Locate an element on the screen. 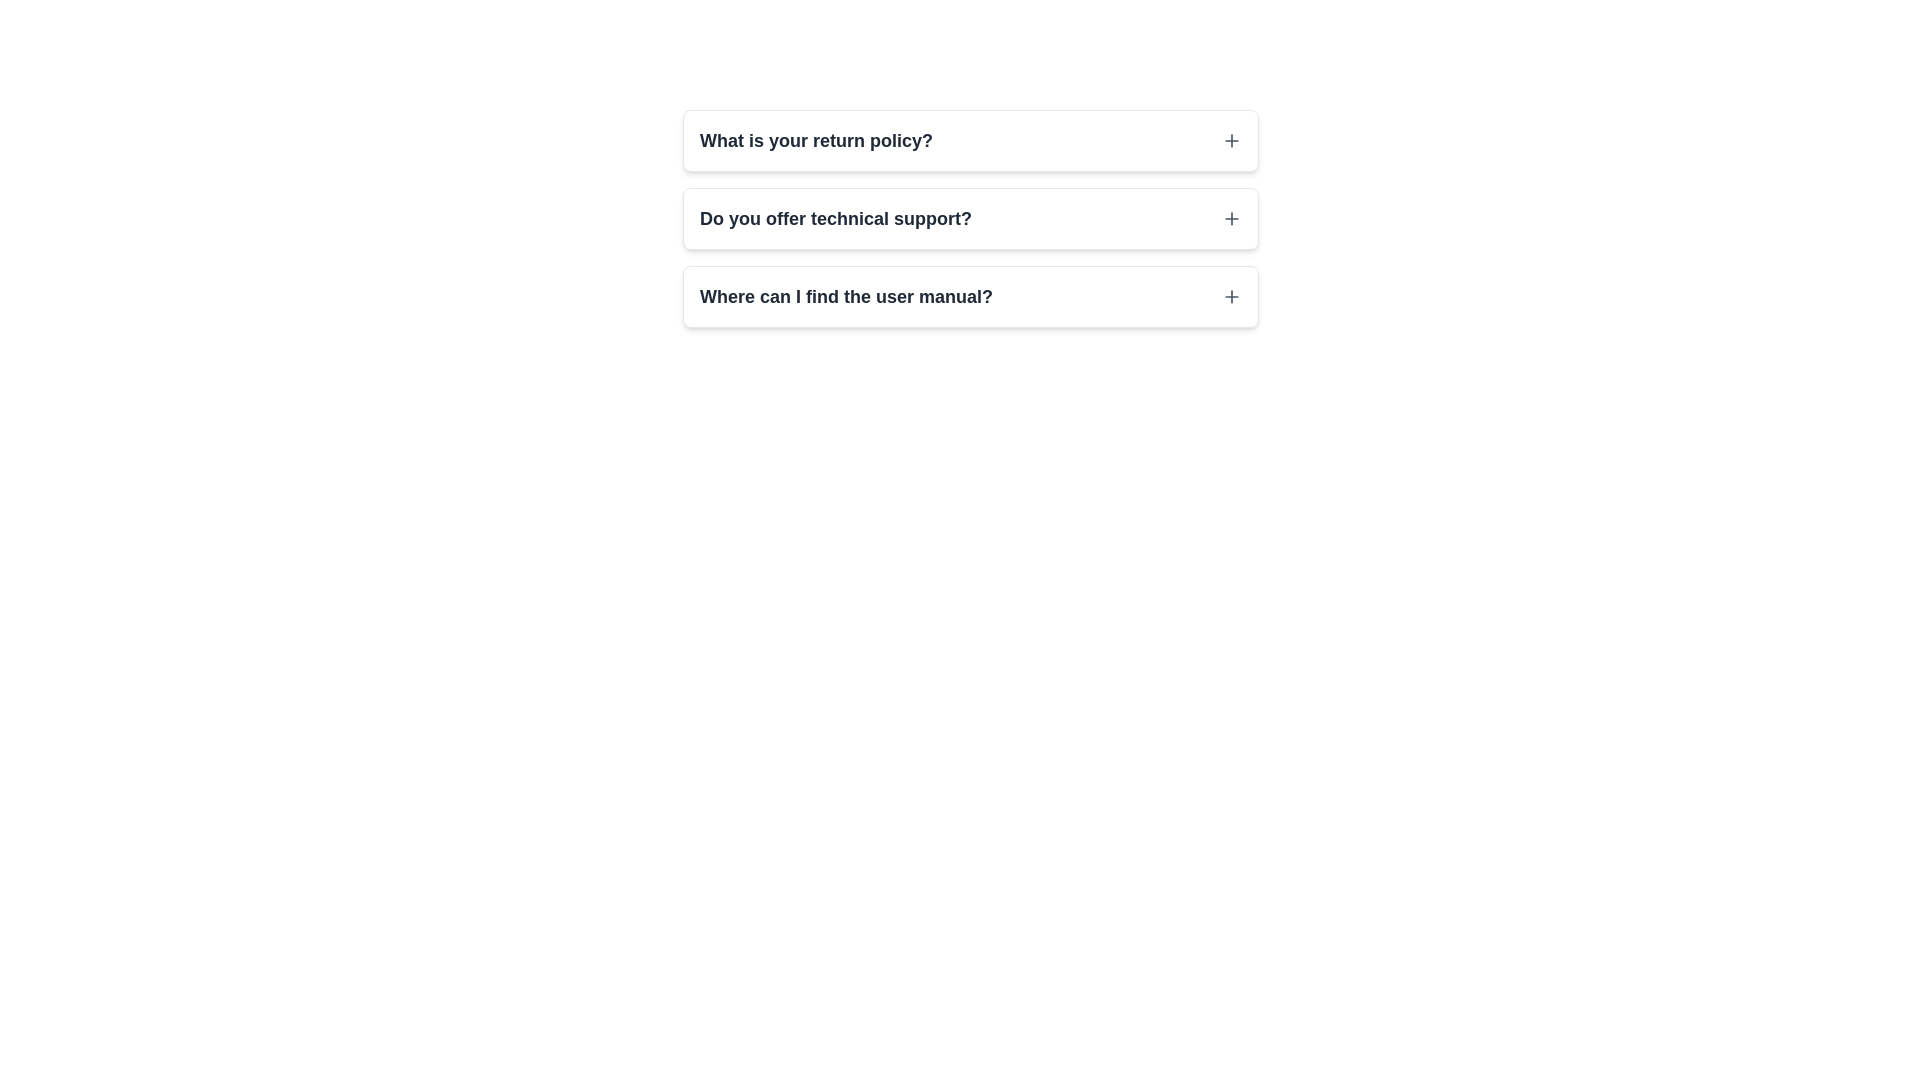  the collapsible question item labeled 'Where can I find the user manual?' is located at coordinates (970, 297).